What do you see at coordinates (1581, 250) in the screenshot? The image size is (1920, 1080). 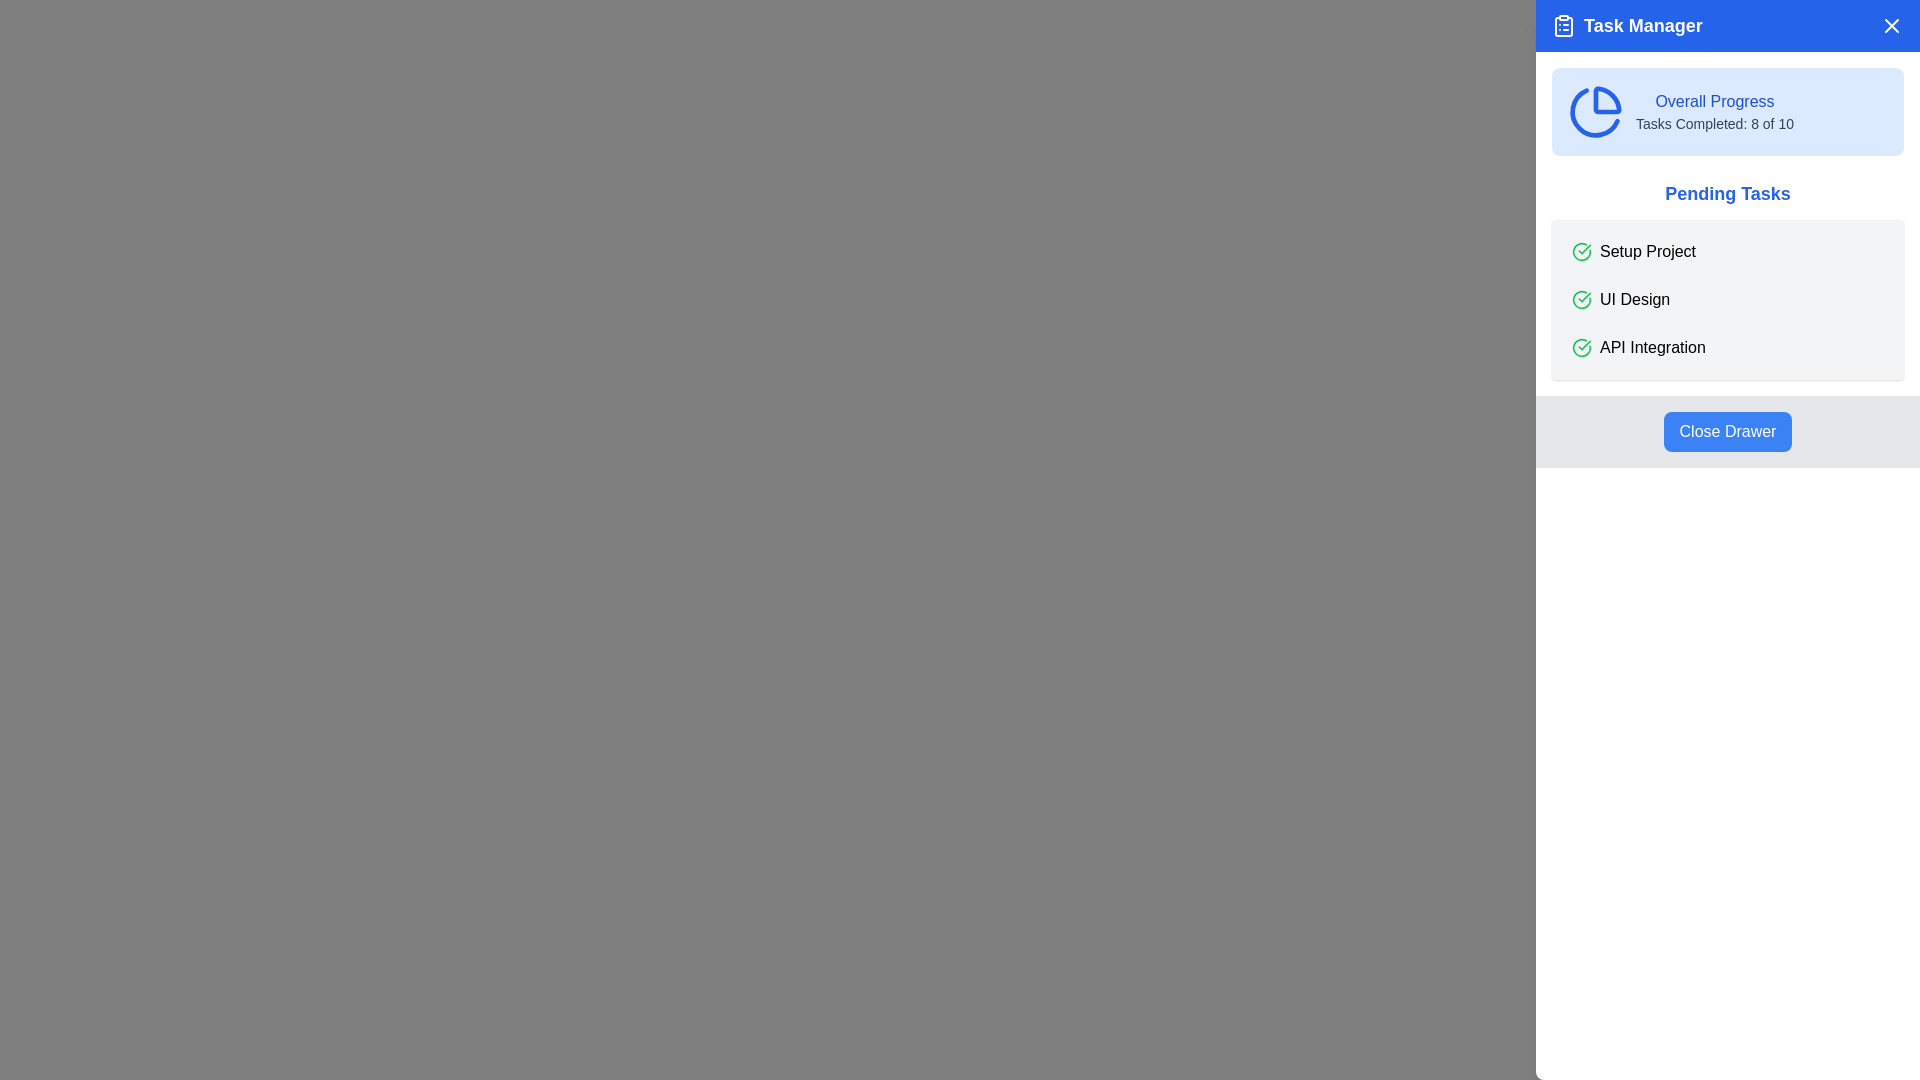 I see `the completion status icon for the 'Setup Project' task, which is located to the left of the text within the 'Pending Tasks' list` at bounding box center [1581, 250].